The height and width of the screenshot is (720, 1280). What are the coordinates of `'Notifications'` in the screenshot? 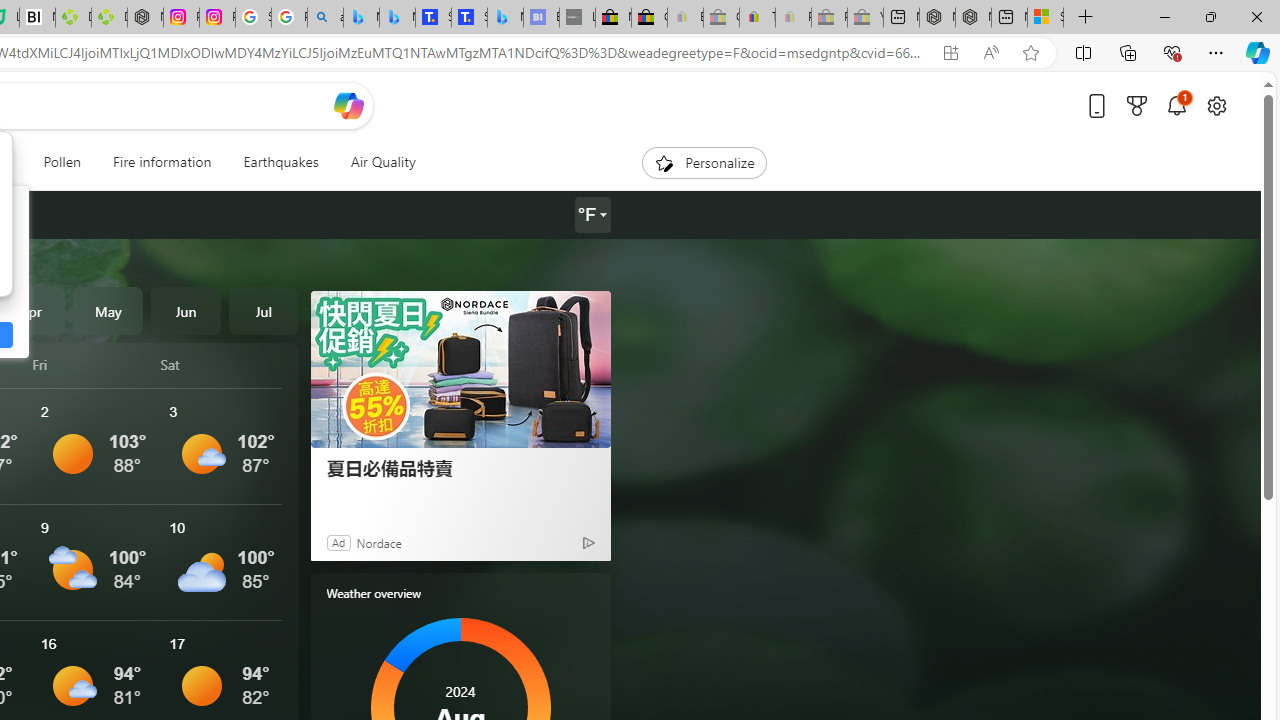 It's located at (1176, 105).